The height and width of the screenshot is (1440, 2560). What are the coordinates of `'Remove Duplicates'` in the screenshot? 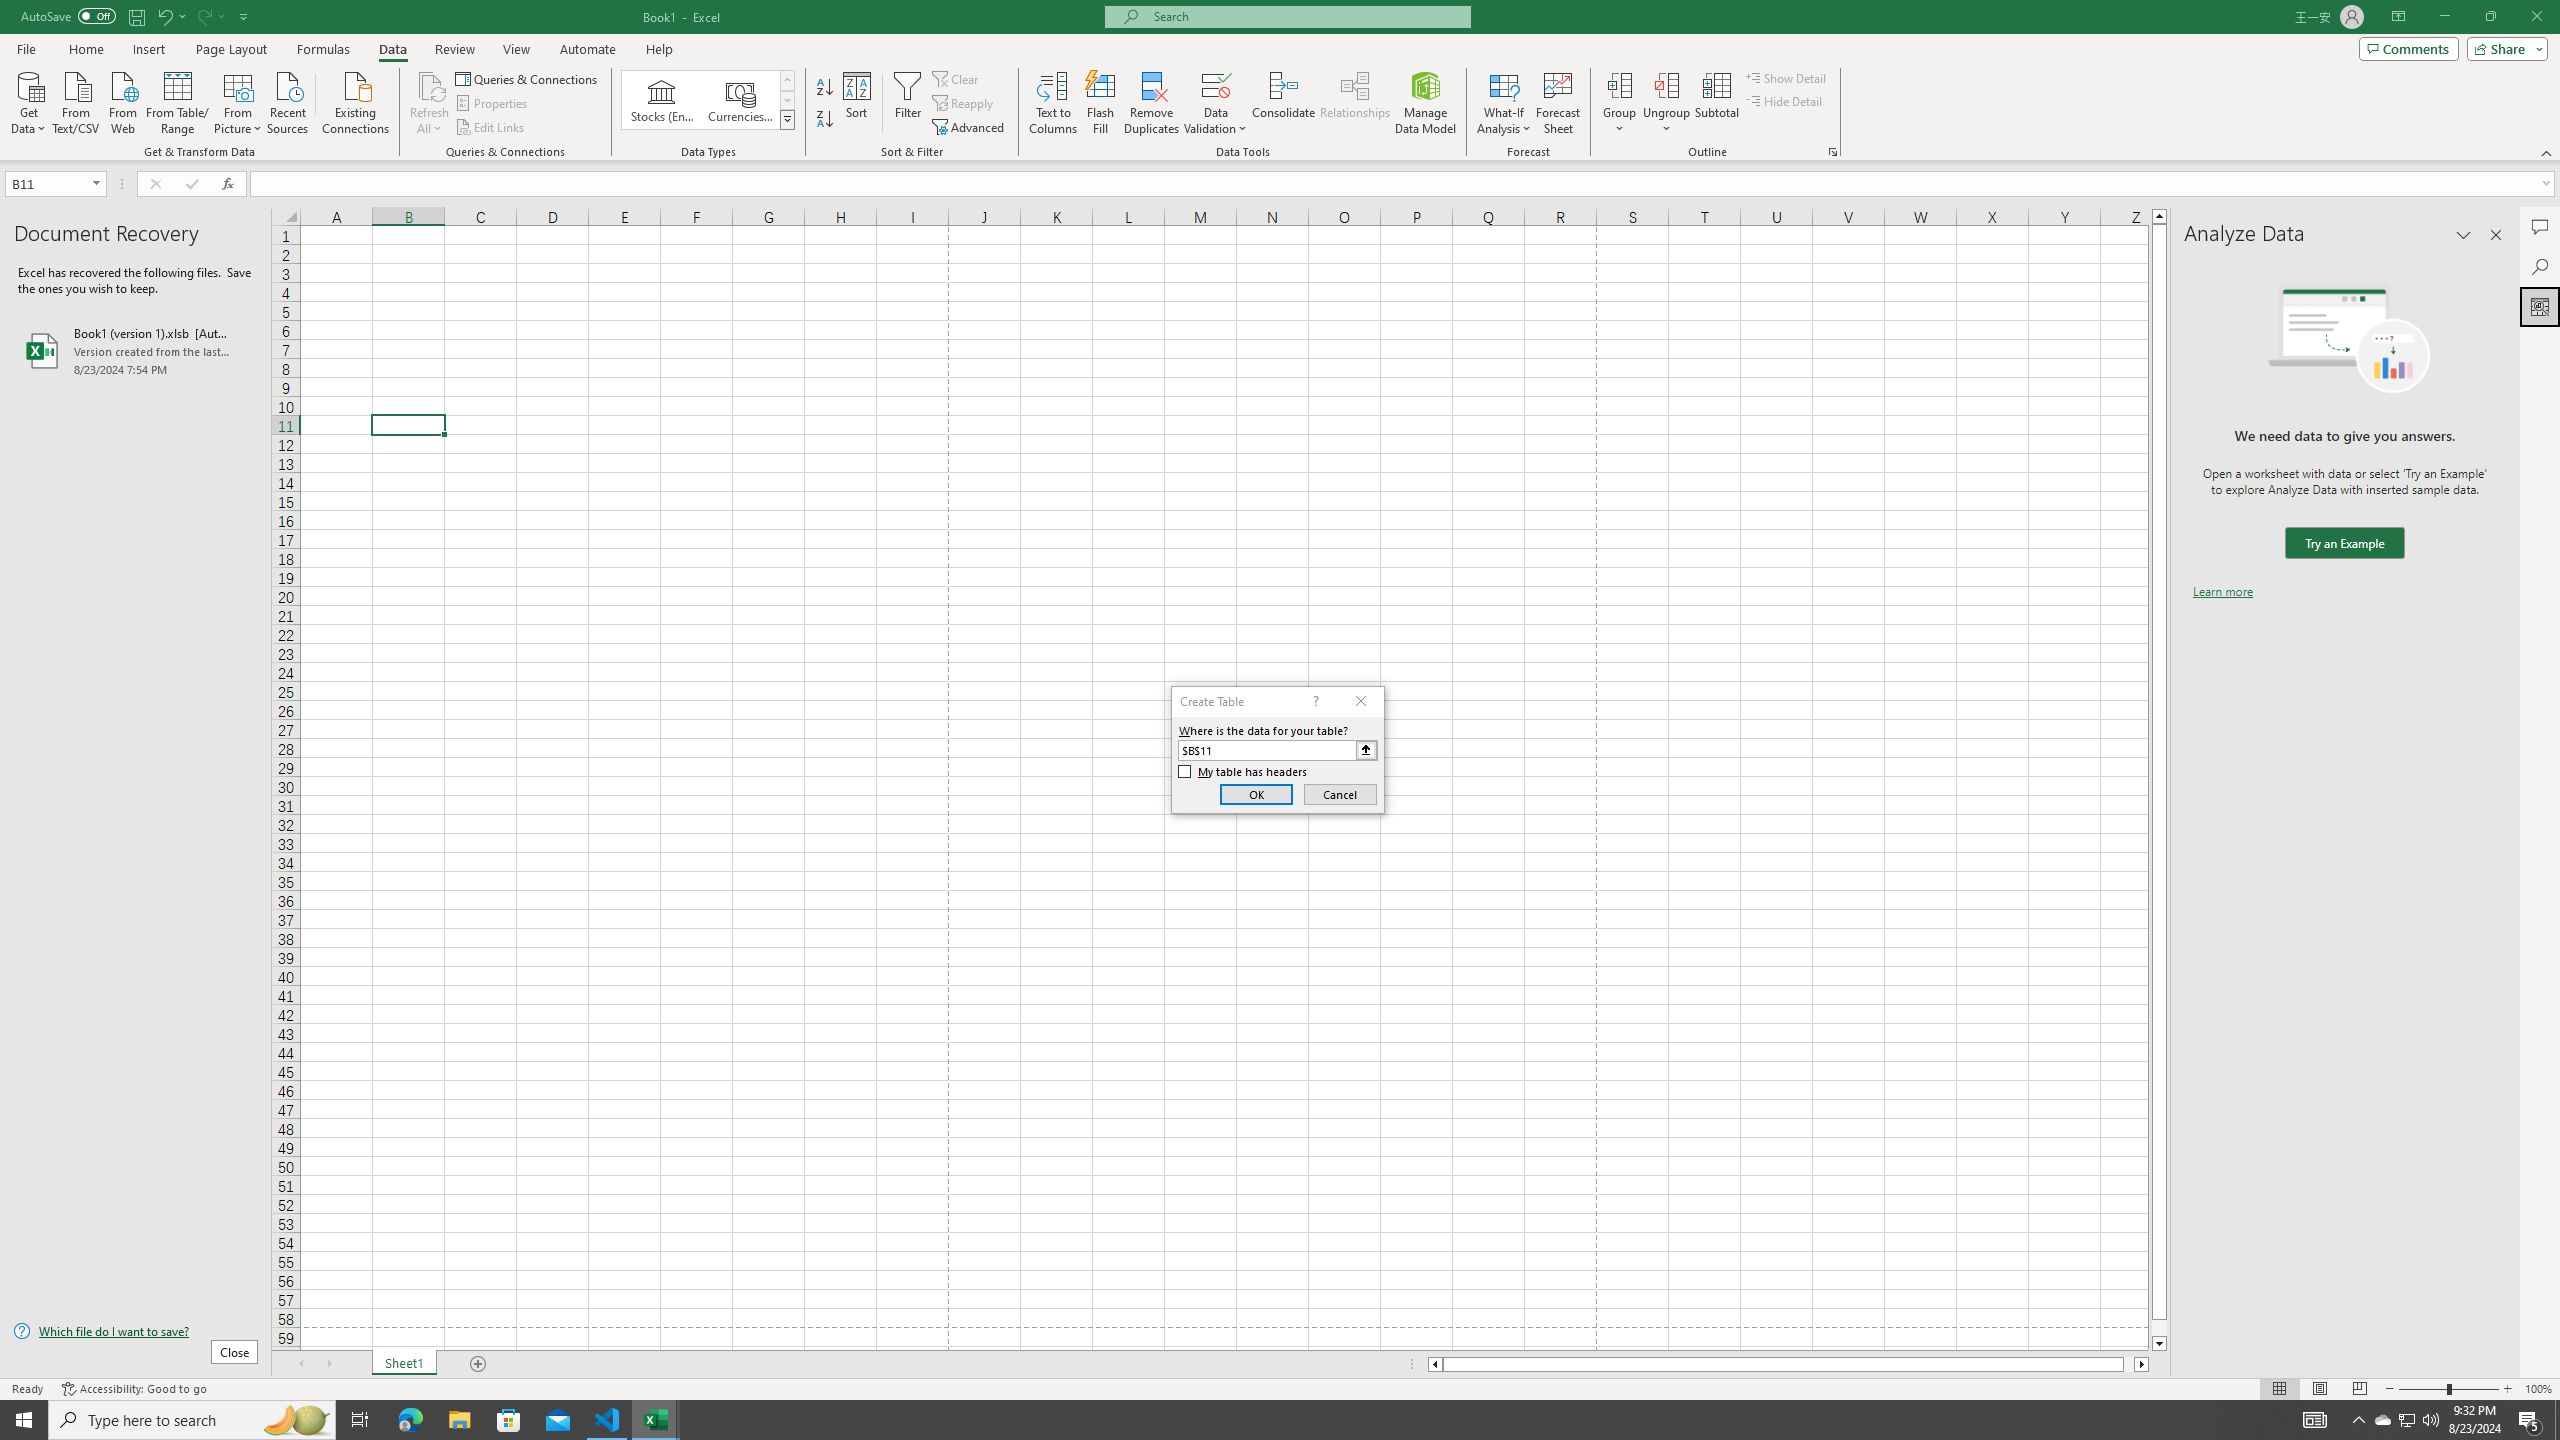 It's located at (1151, 103).